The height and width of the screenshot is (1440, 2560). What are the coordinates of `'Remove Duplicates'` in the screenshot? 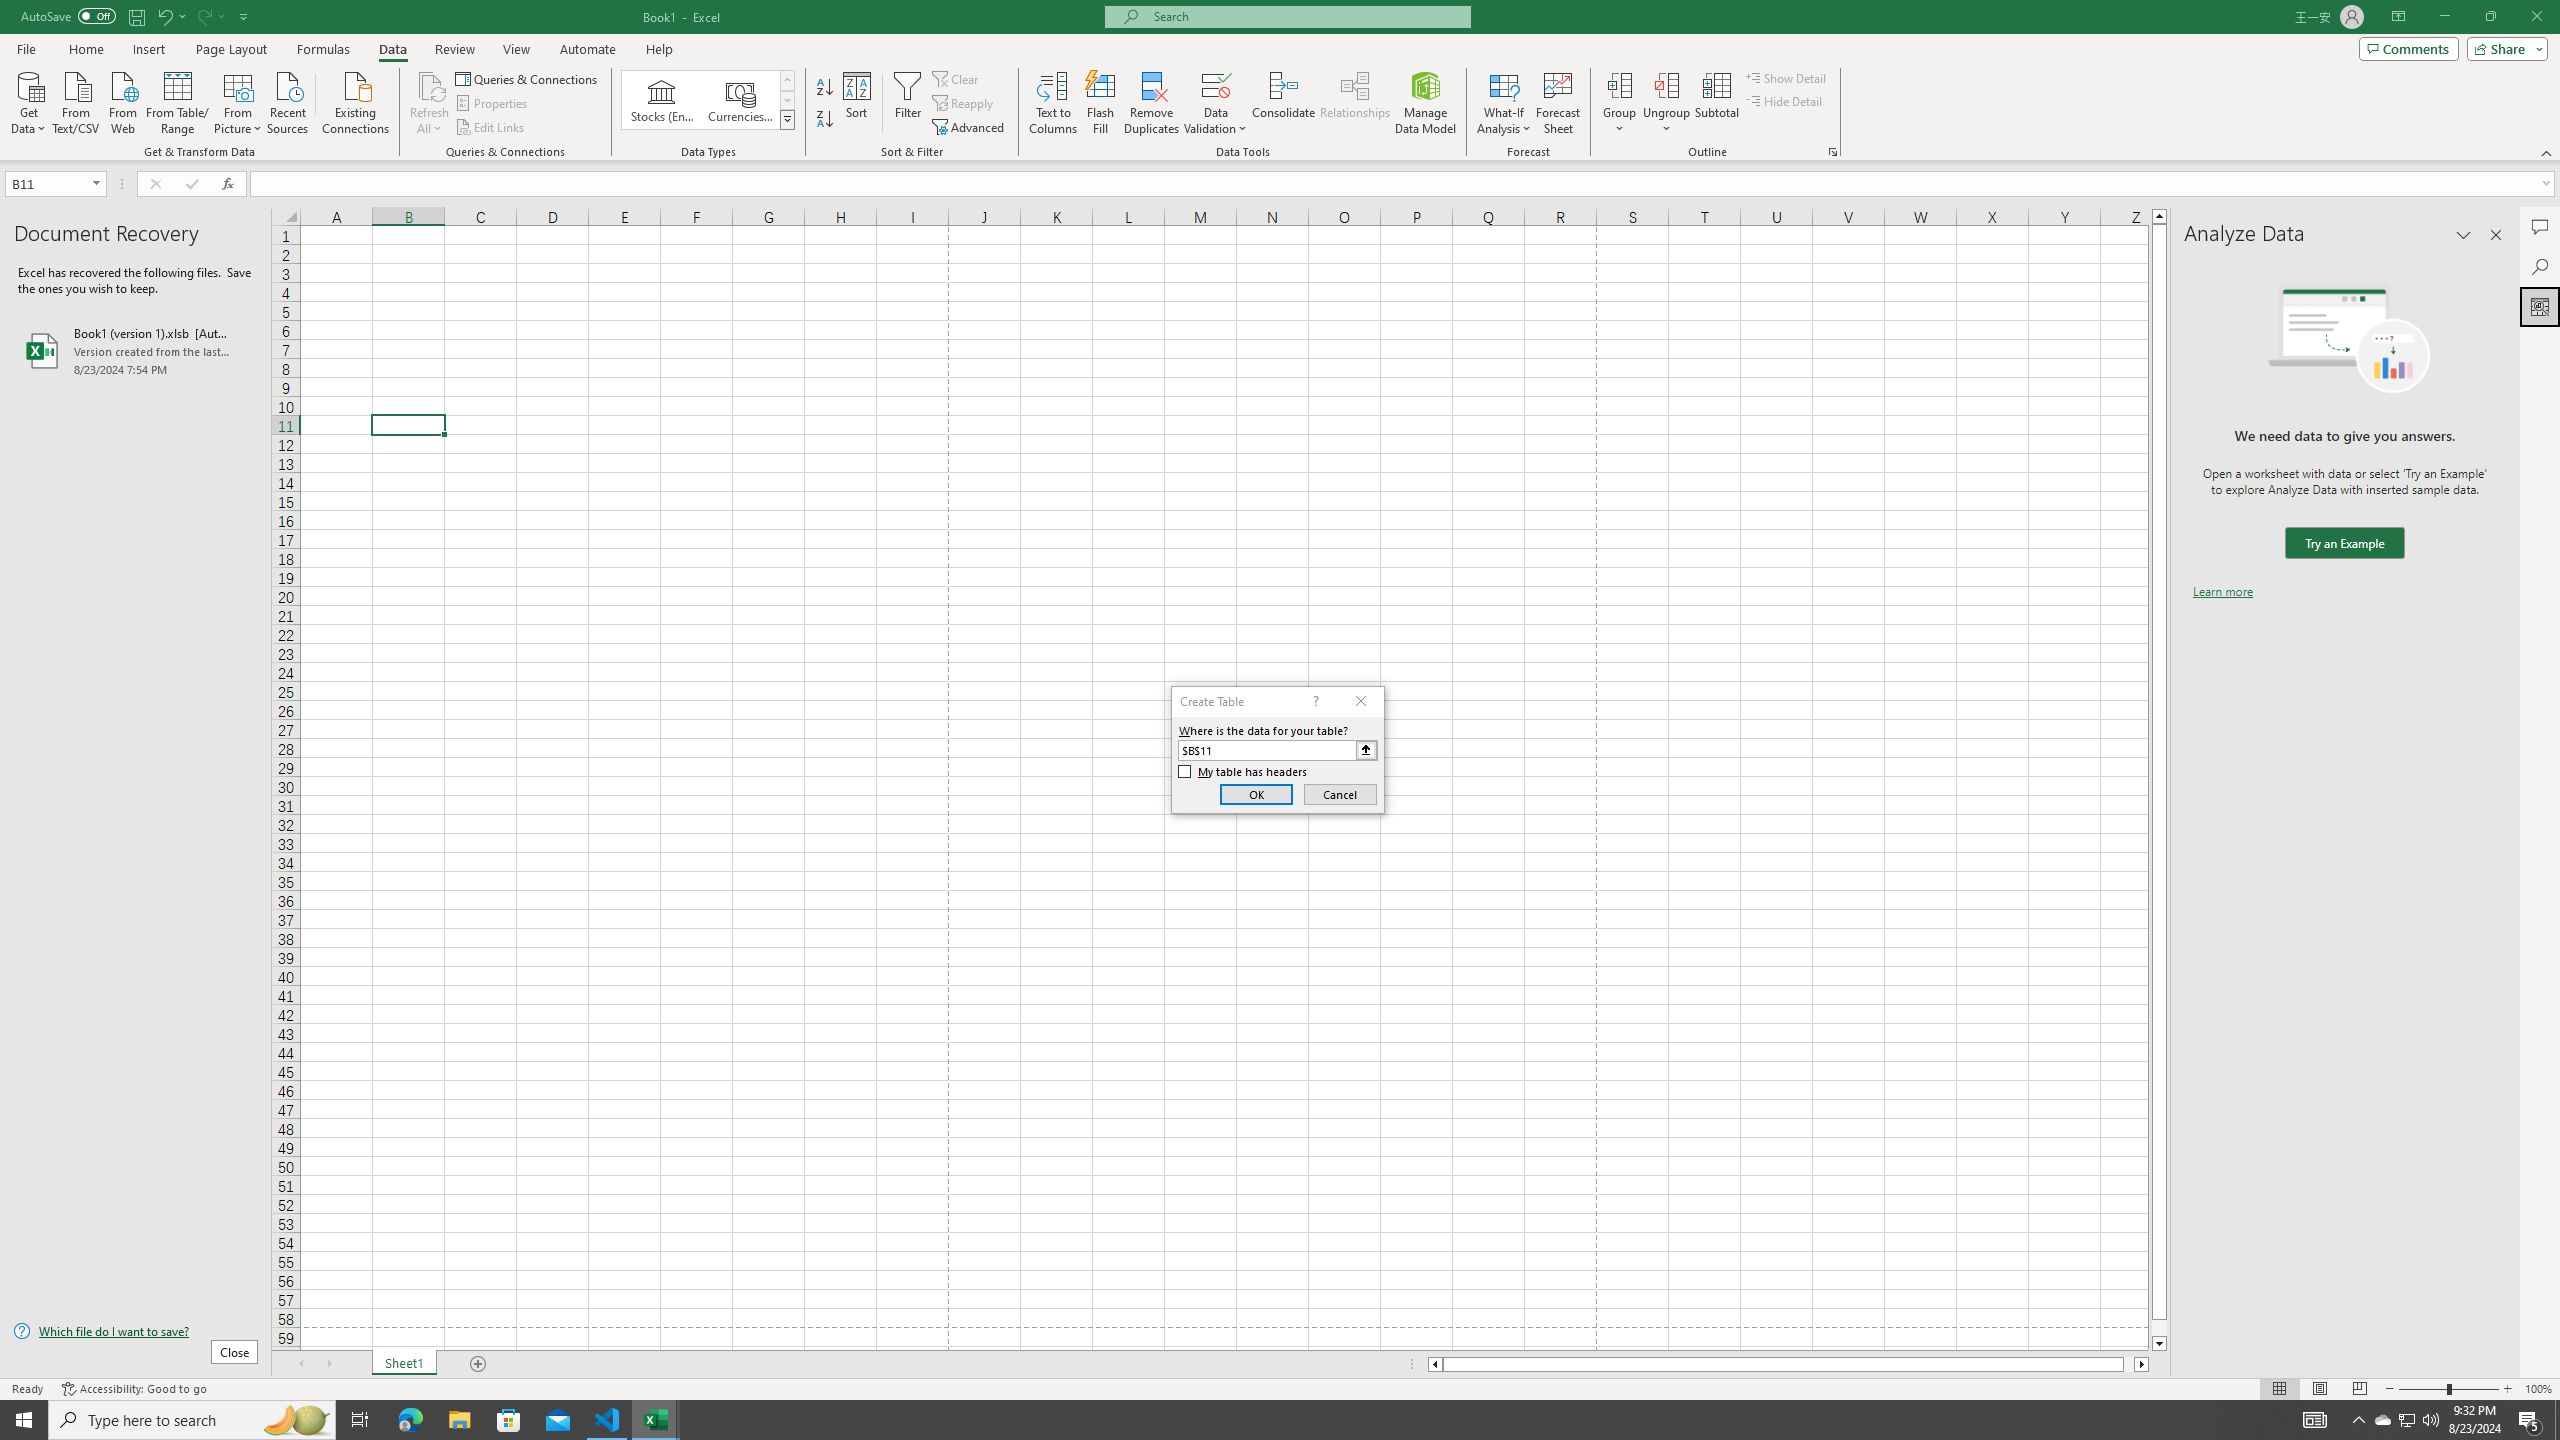 It's located at (1151, 103).